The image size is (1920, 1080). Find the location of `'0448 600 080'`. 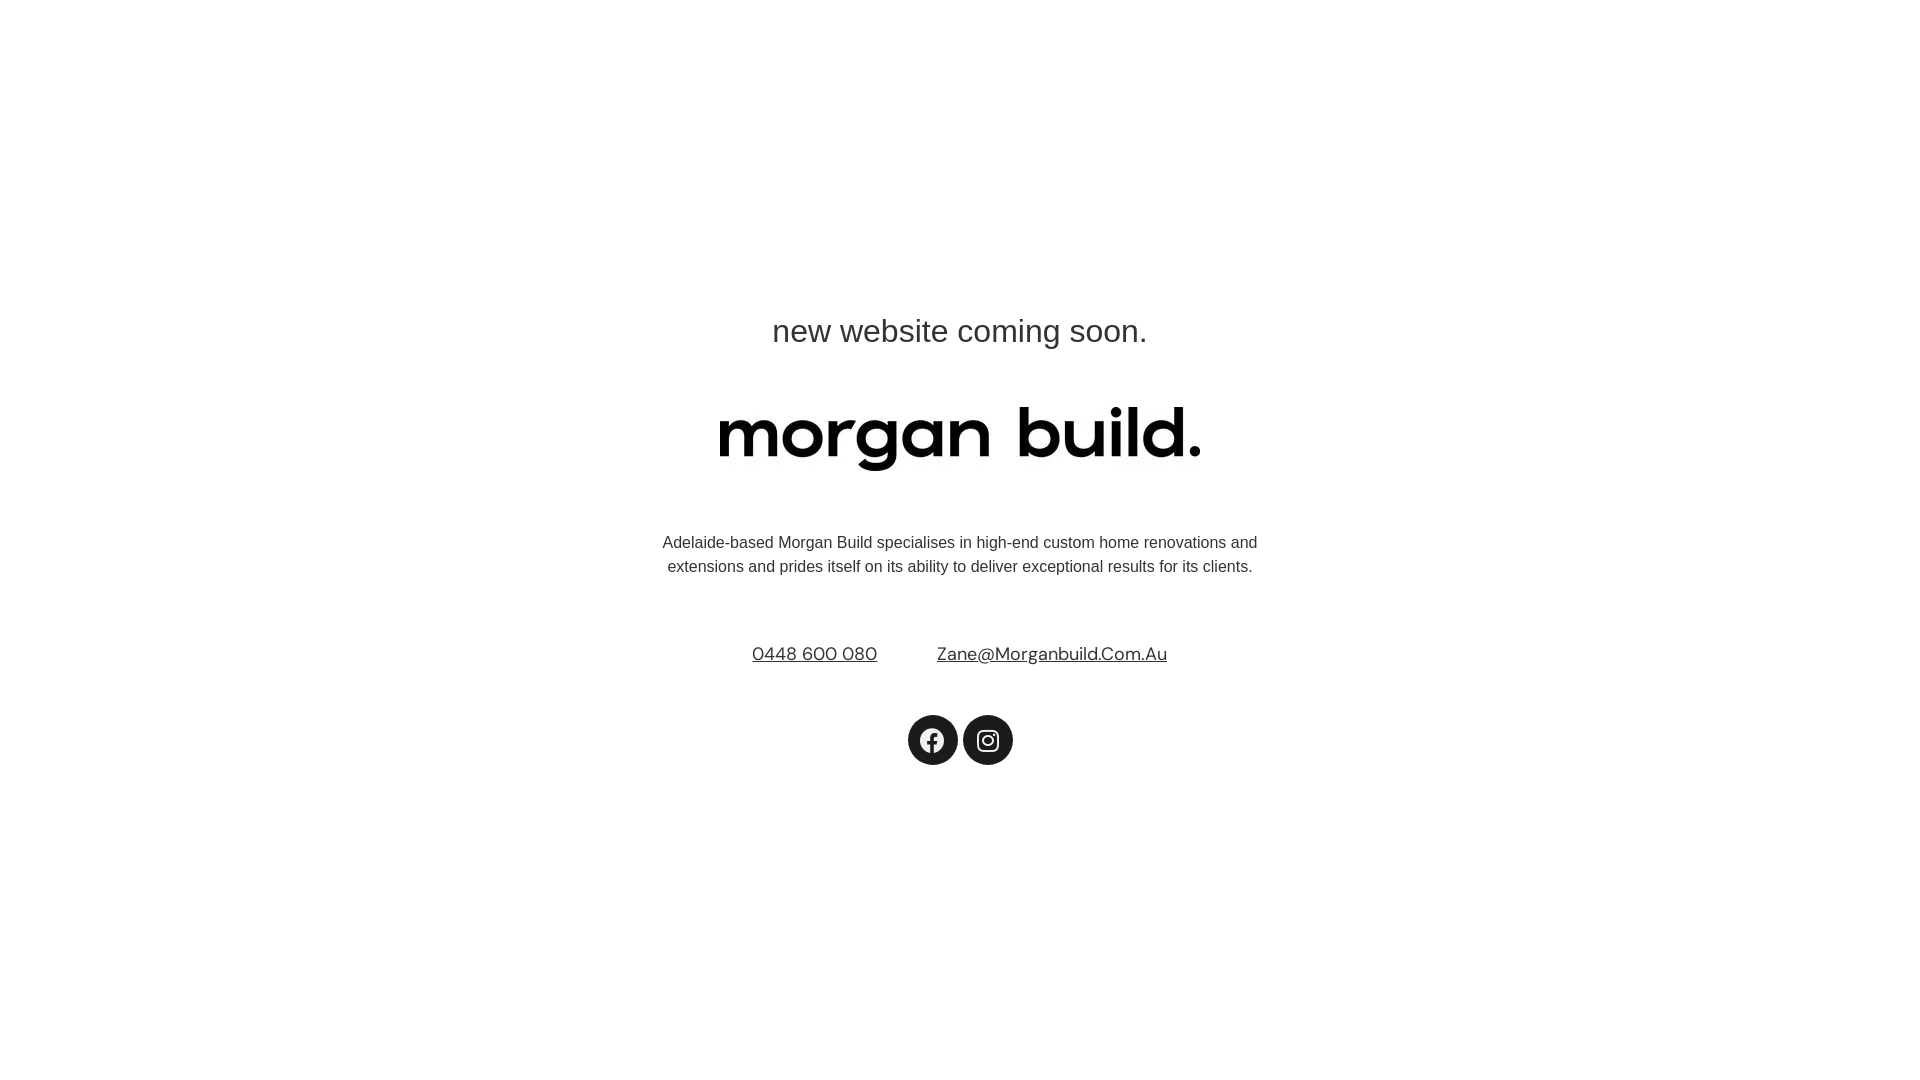

'0448 600 080' is located at coordinates (814, 654).